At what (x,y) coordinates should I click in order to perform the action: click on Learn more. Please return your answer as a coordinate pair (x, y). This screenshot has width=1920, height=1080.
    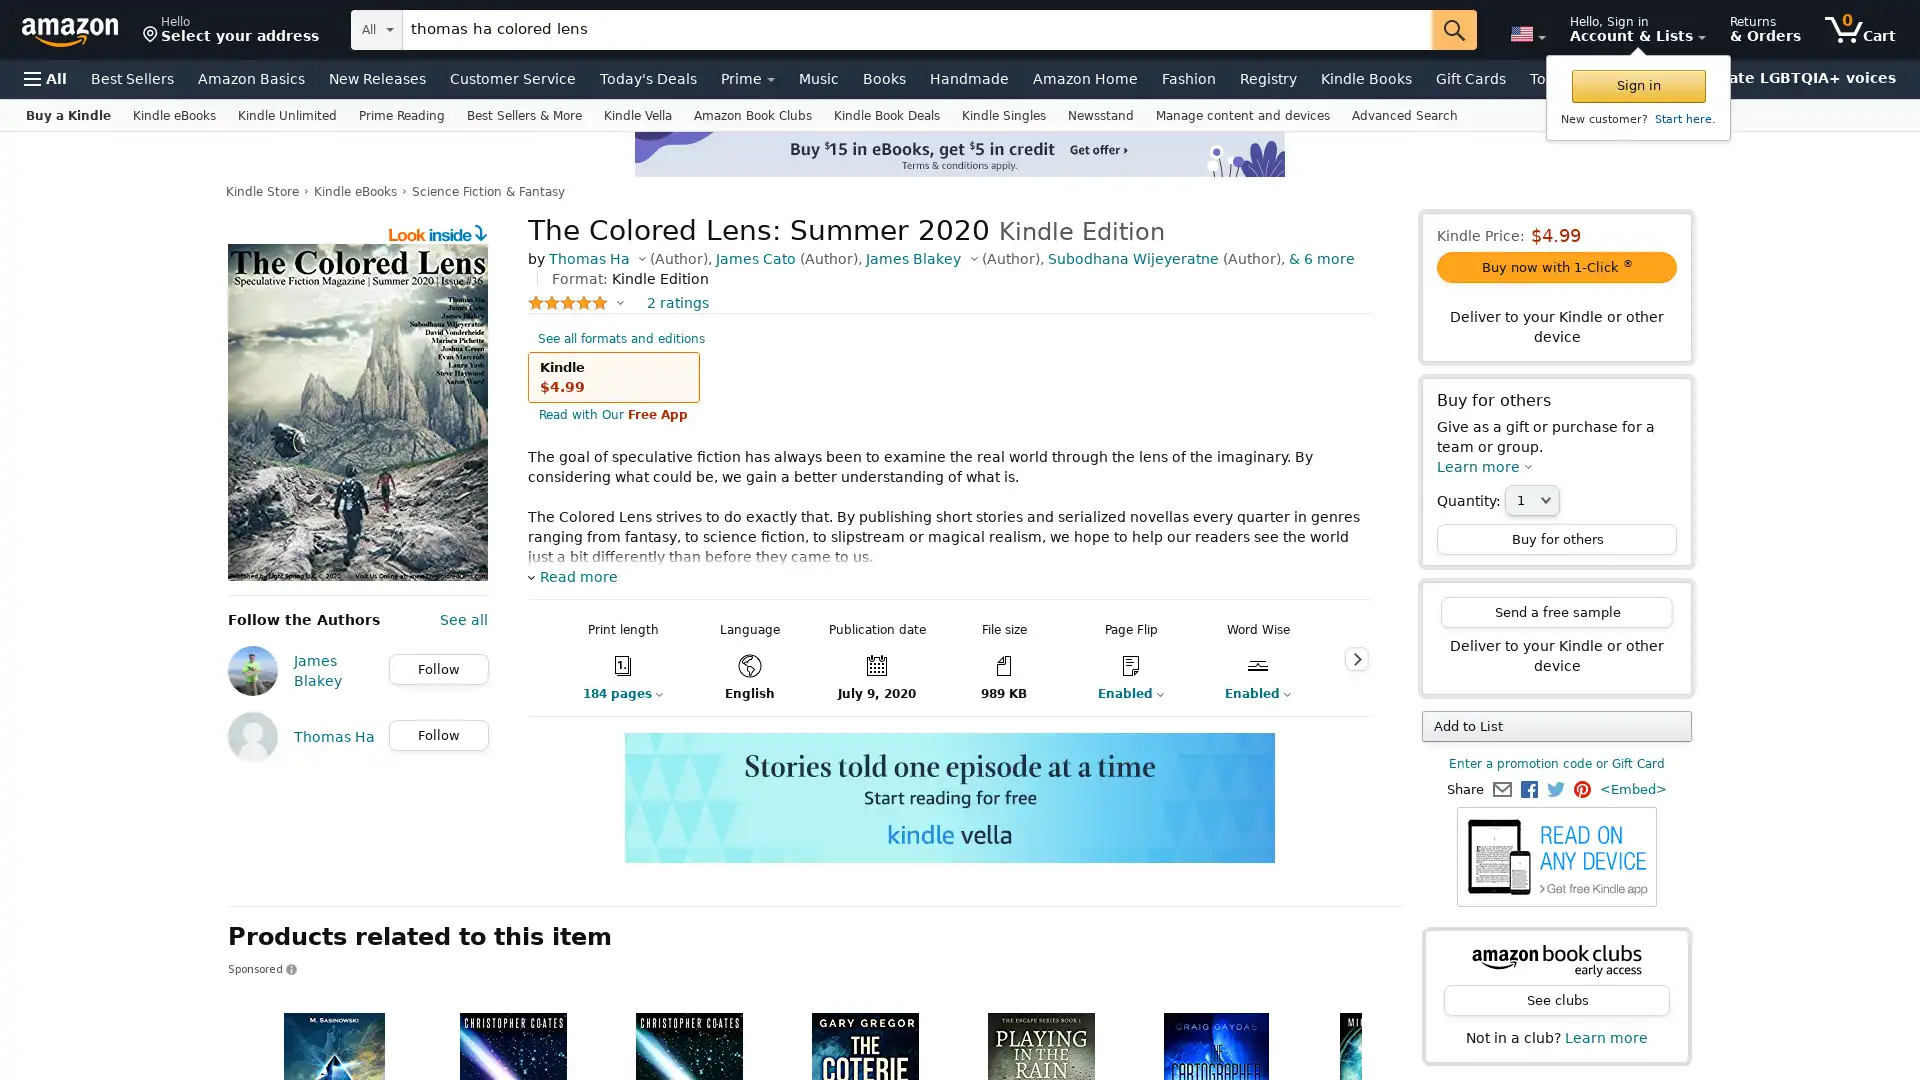
    Looking at the image, I should click on (1484, 466).